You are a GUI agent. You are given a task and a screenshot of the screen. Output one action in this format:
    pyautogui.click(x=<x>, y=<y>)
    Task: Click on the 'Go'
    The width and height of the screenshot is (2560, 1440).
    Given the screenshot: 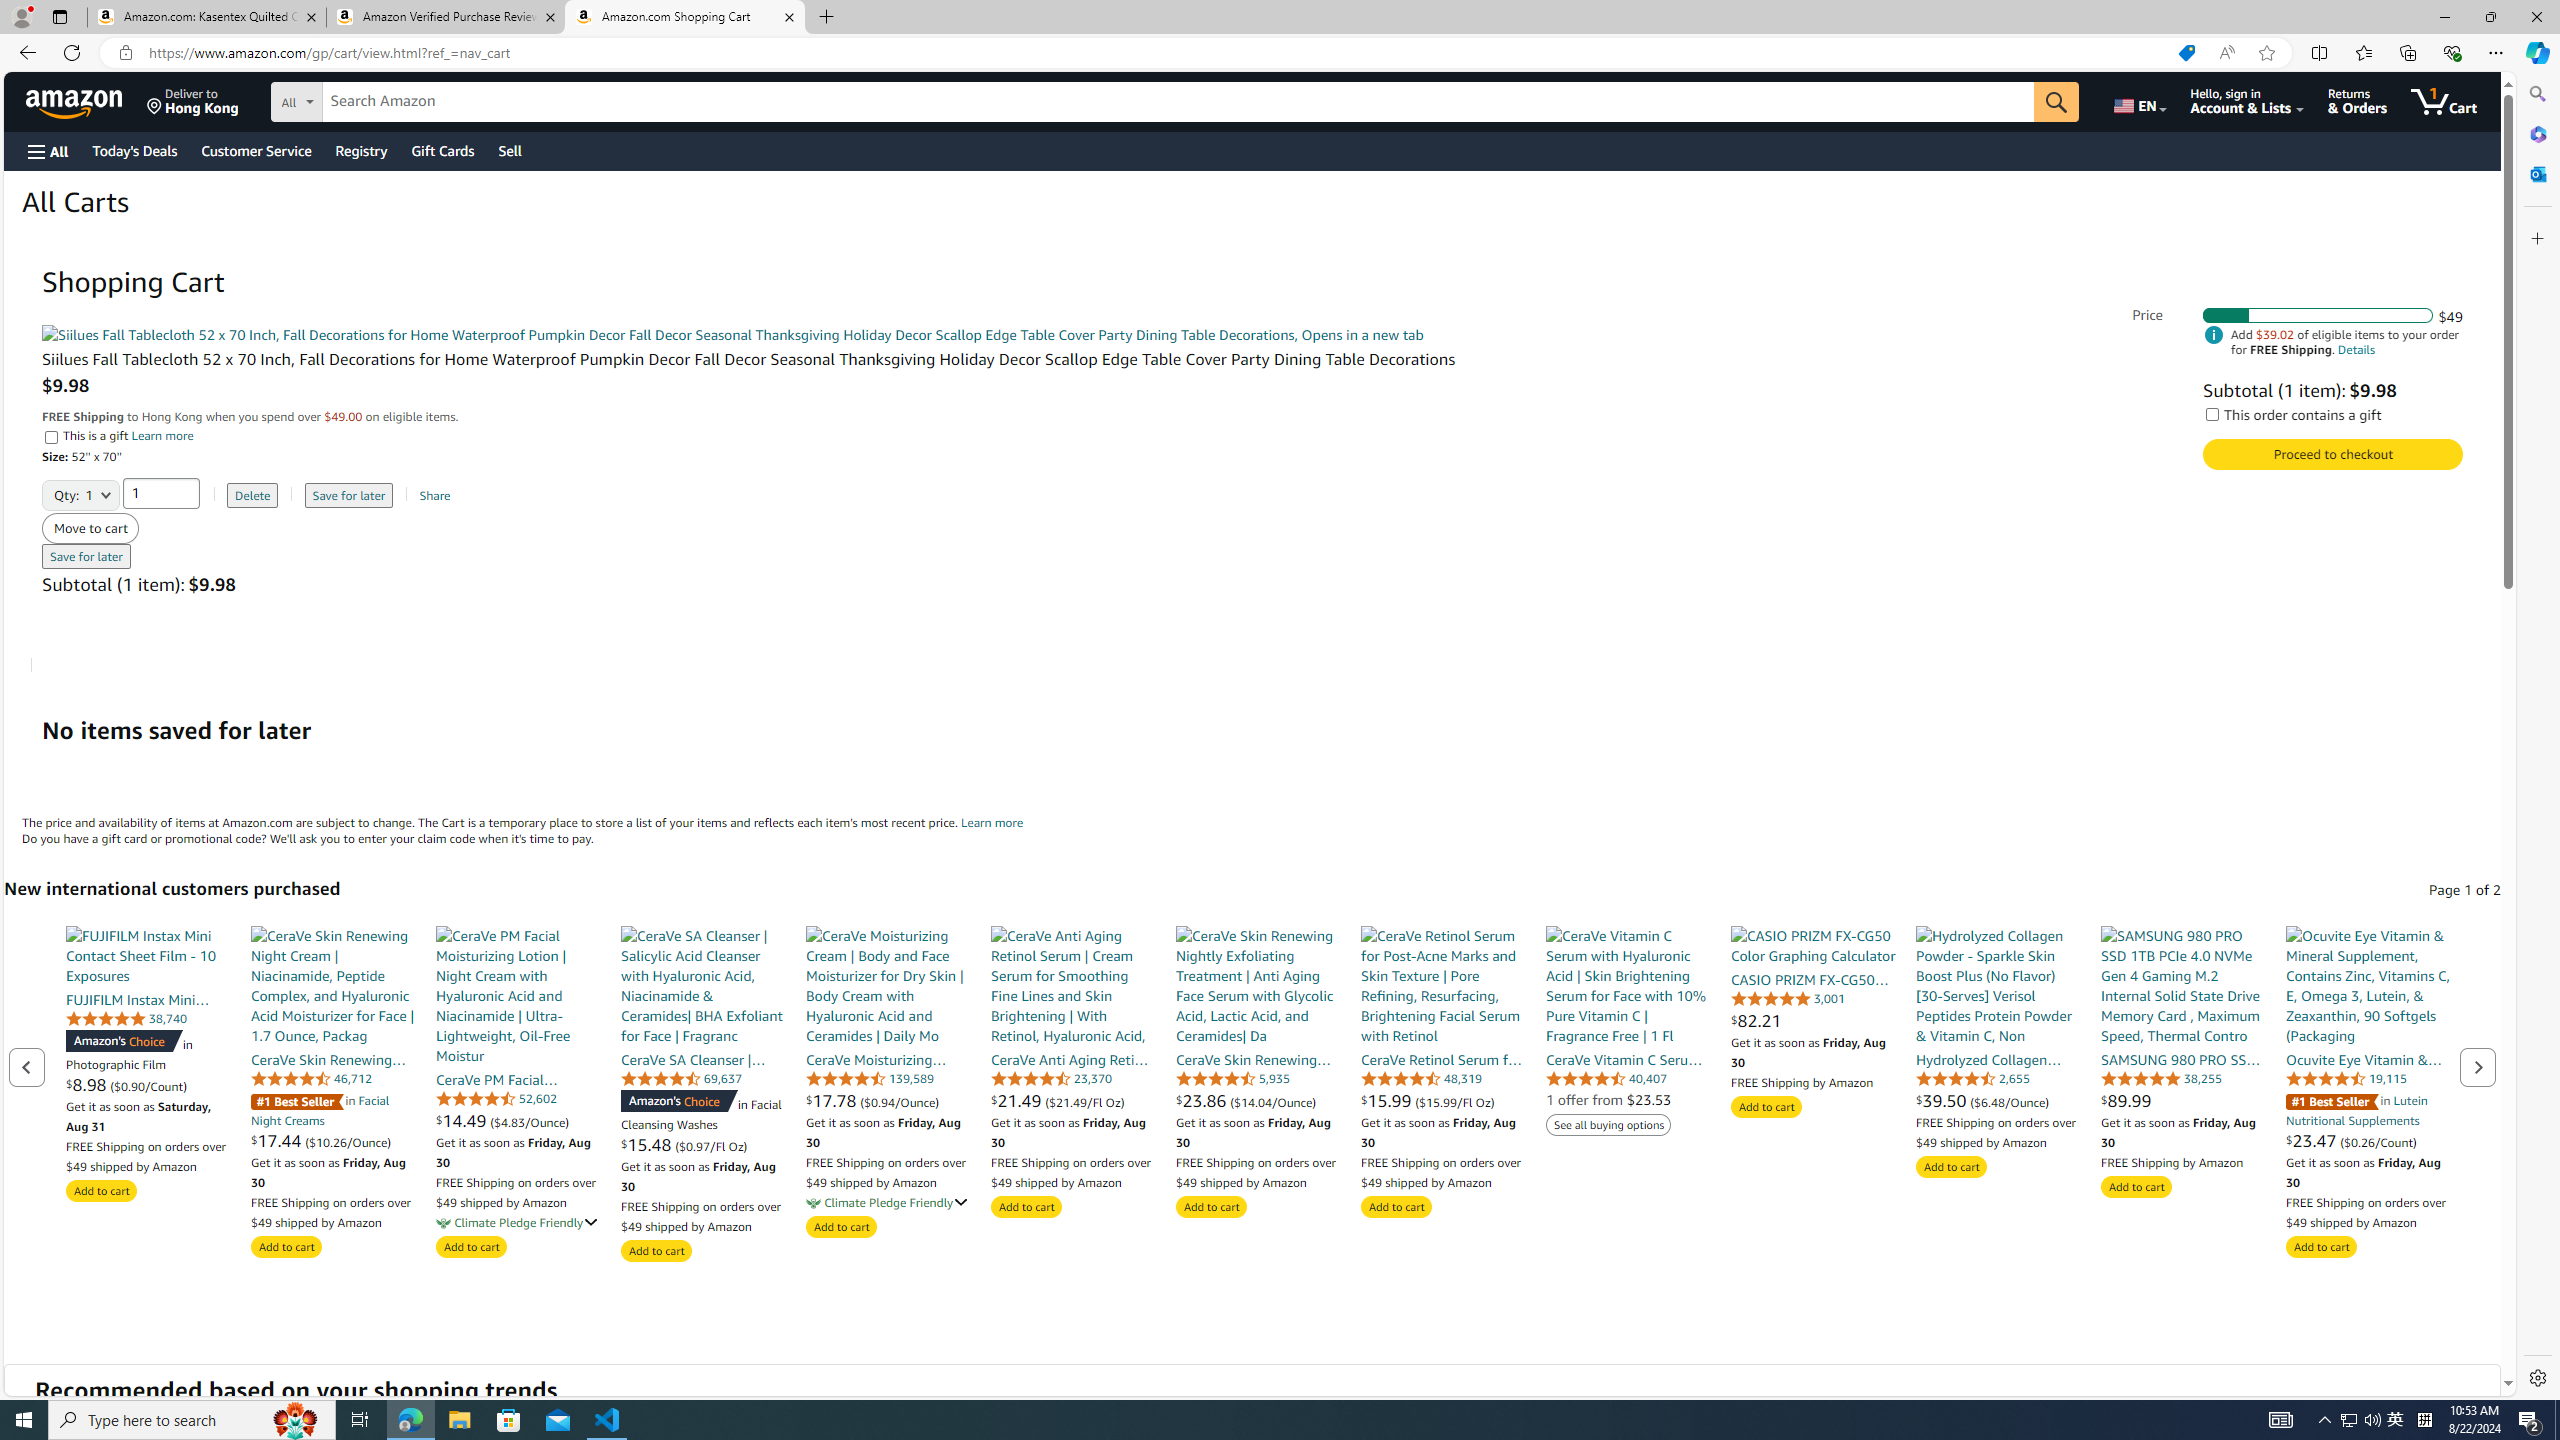 What is the action you would take?
    pyautogui.click(x=2055, y=102)
    